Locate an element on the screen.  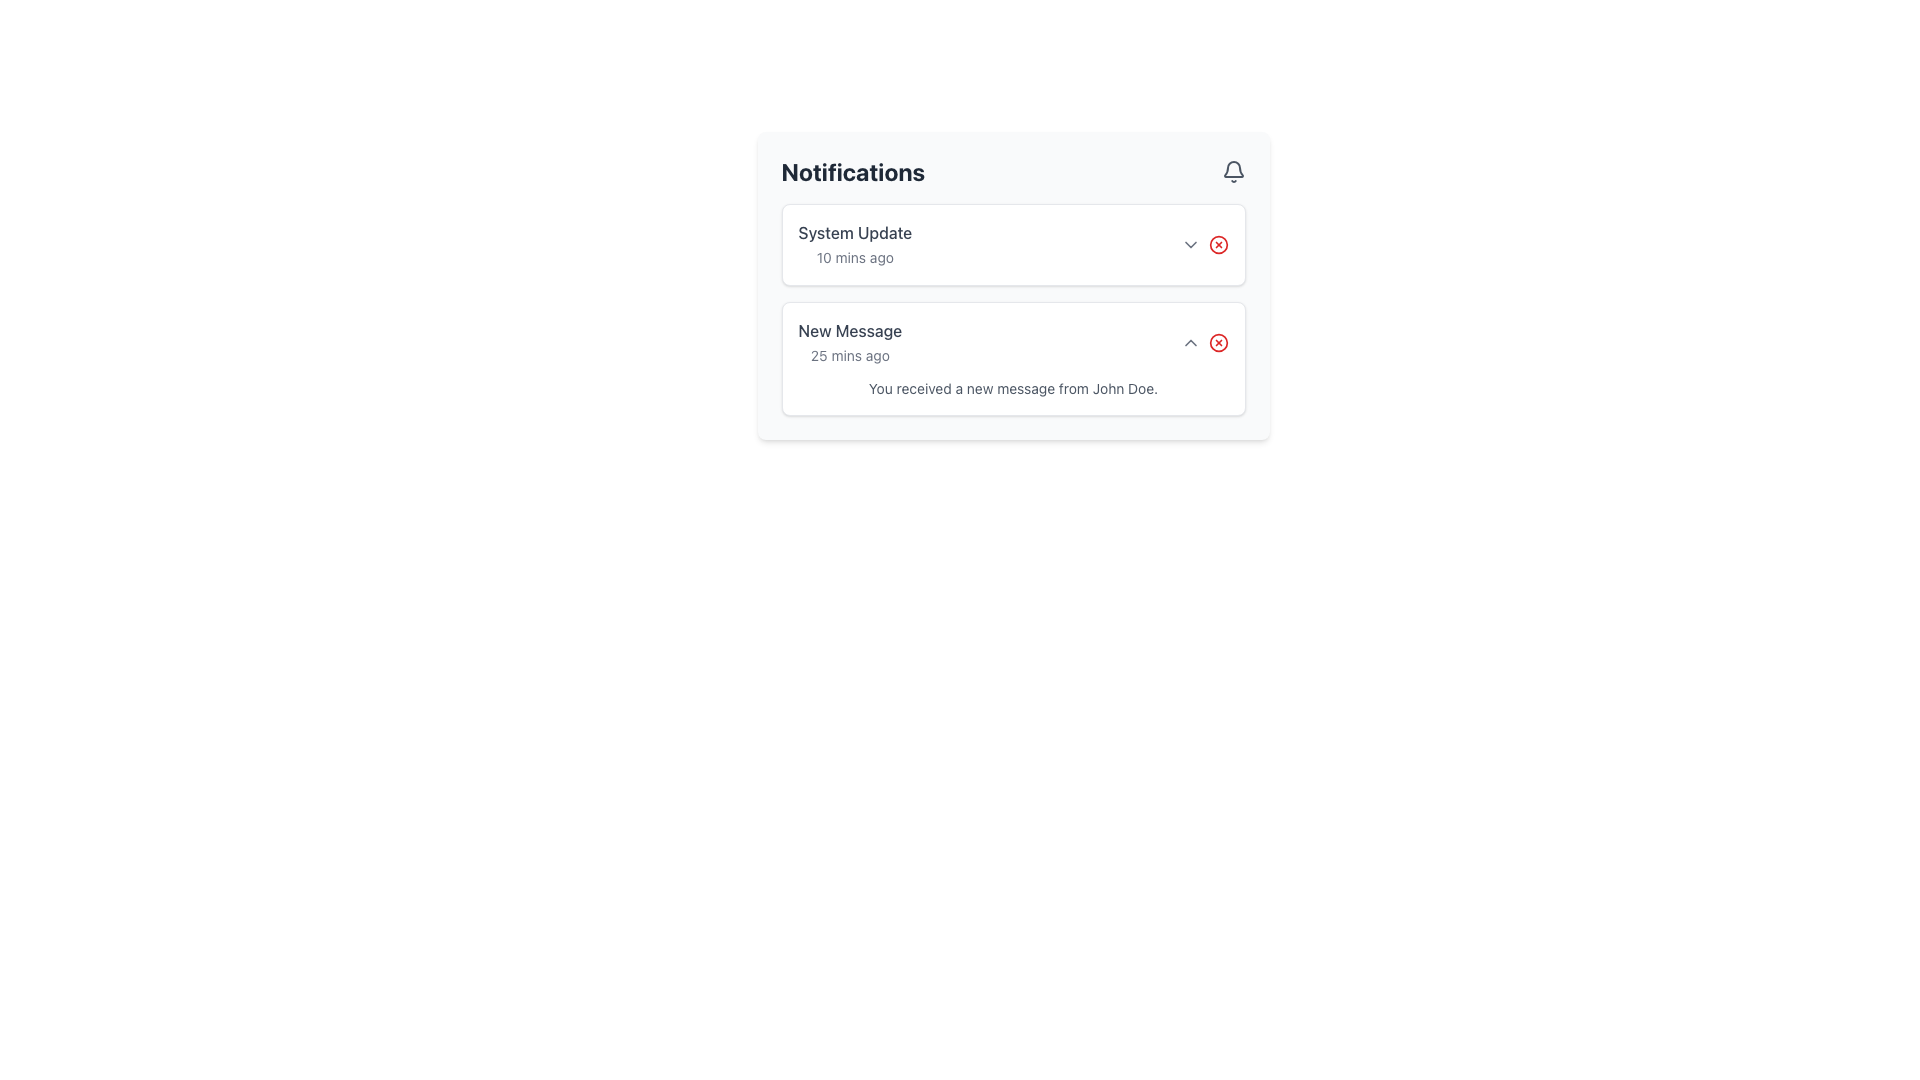
the text label displaying 'New Message' in bold, dark gray within the second notification card is located at coordinates (850, 330).